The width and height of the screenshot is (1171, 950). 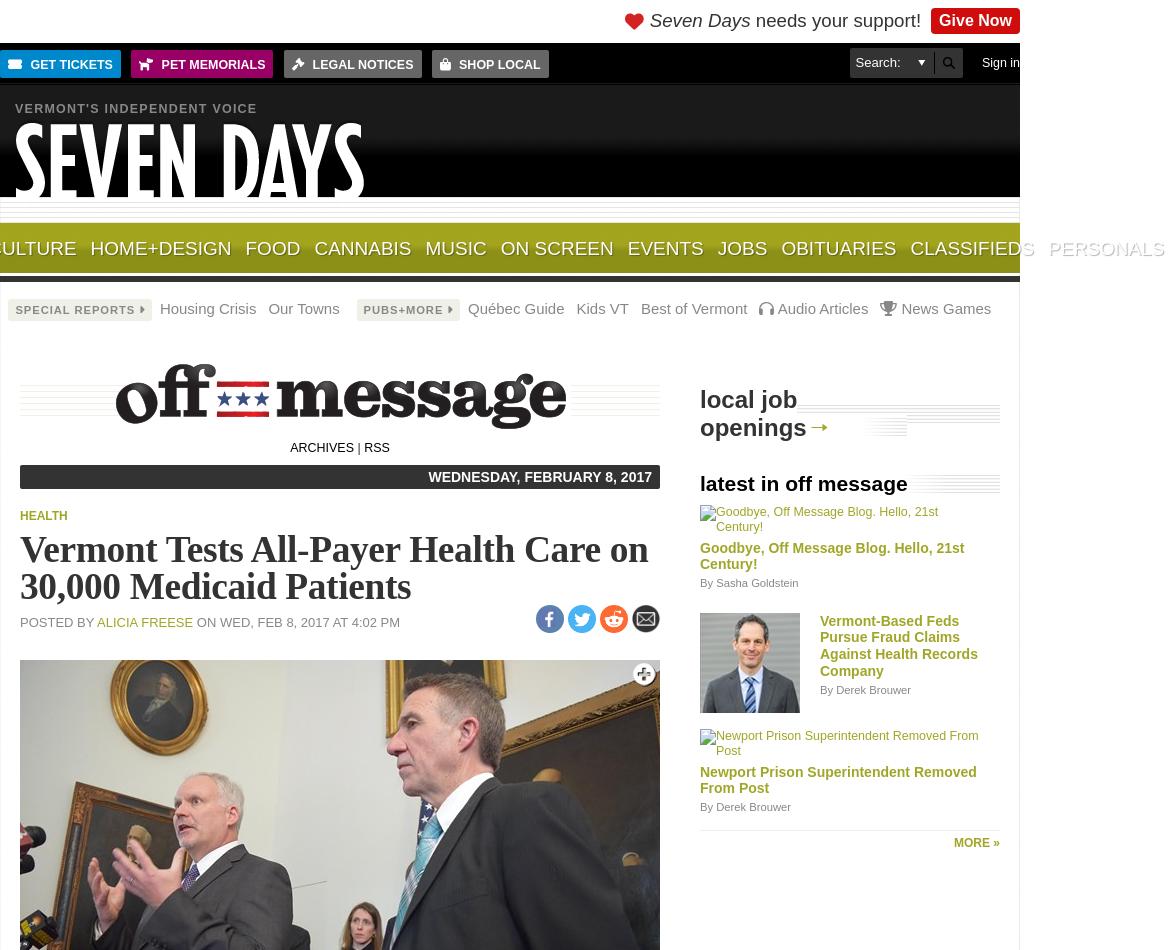 I want to click on 'Archives', so click(x=321, y=447).